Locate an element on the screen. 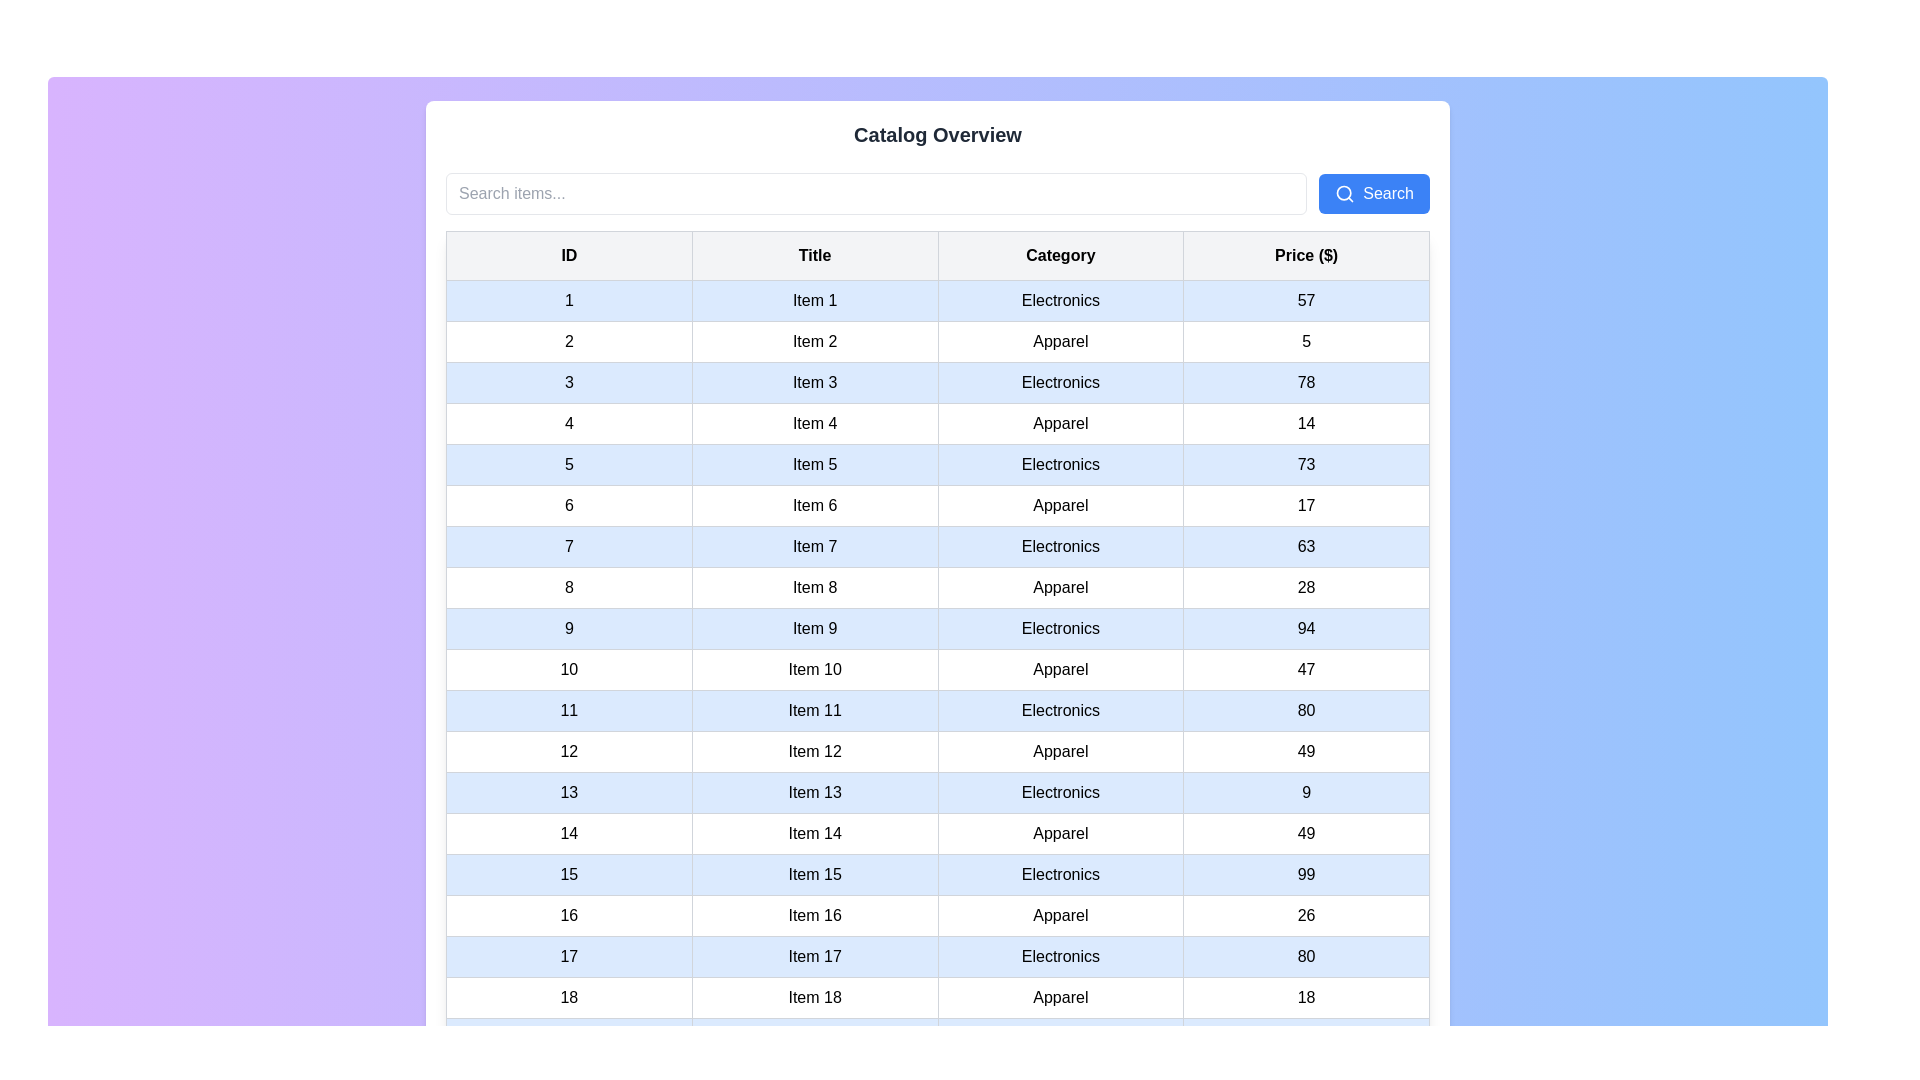 This screenshot has width=1920, height=1080. the table cell containing the text 'Item 5', which is the second cell in the fifth row under the 'Title' column, adjacent to '5' and 'Electronics' is located at coordinates (815, 465).